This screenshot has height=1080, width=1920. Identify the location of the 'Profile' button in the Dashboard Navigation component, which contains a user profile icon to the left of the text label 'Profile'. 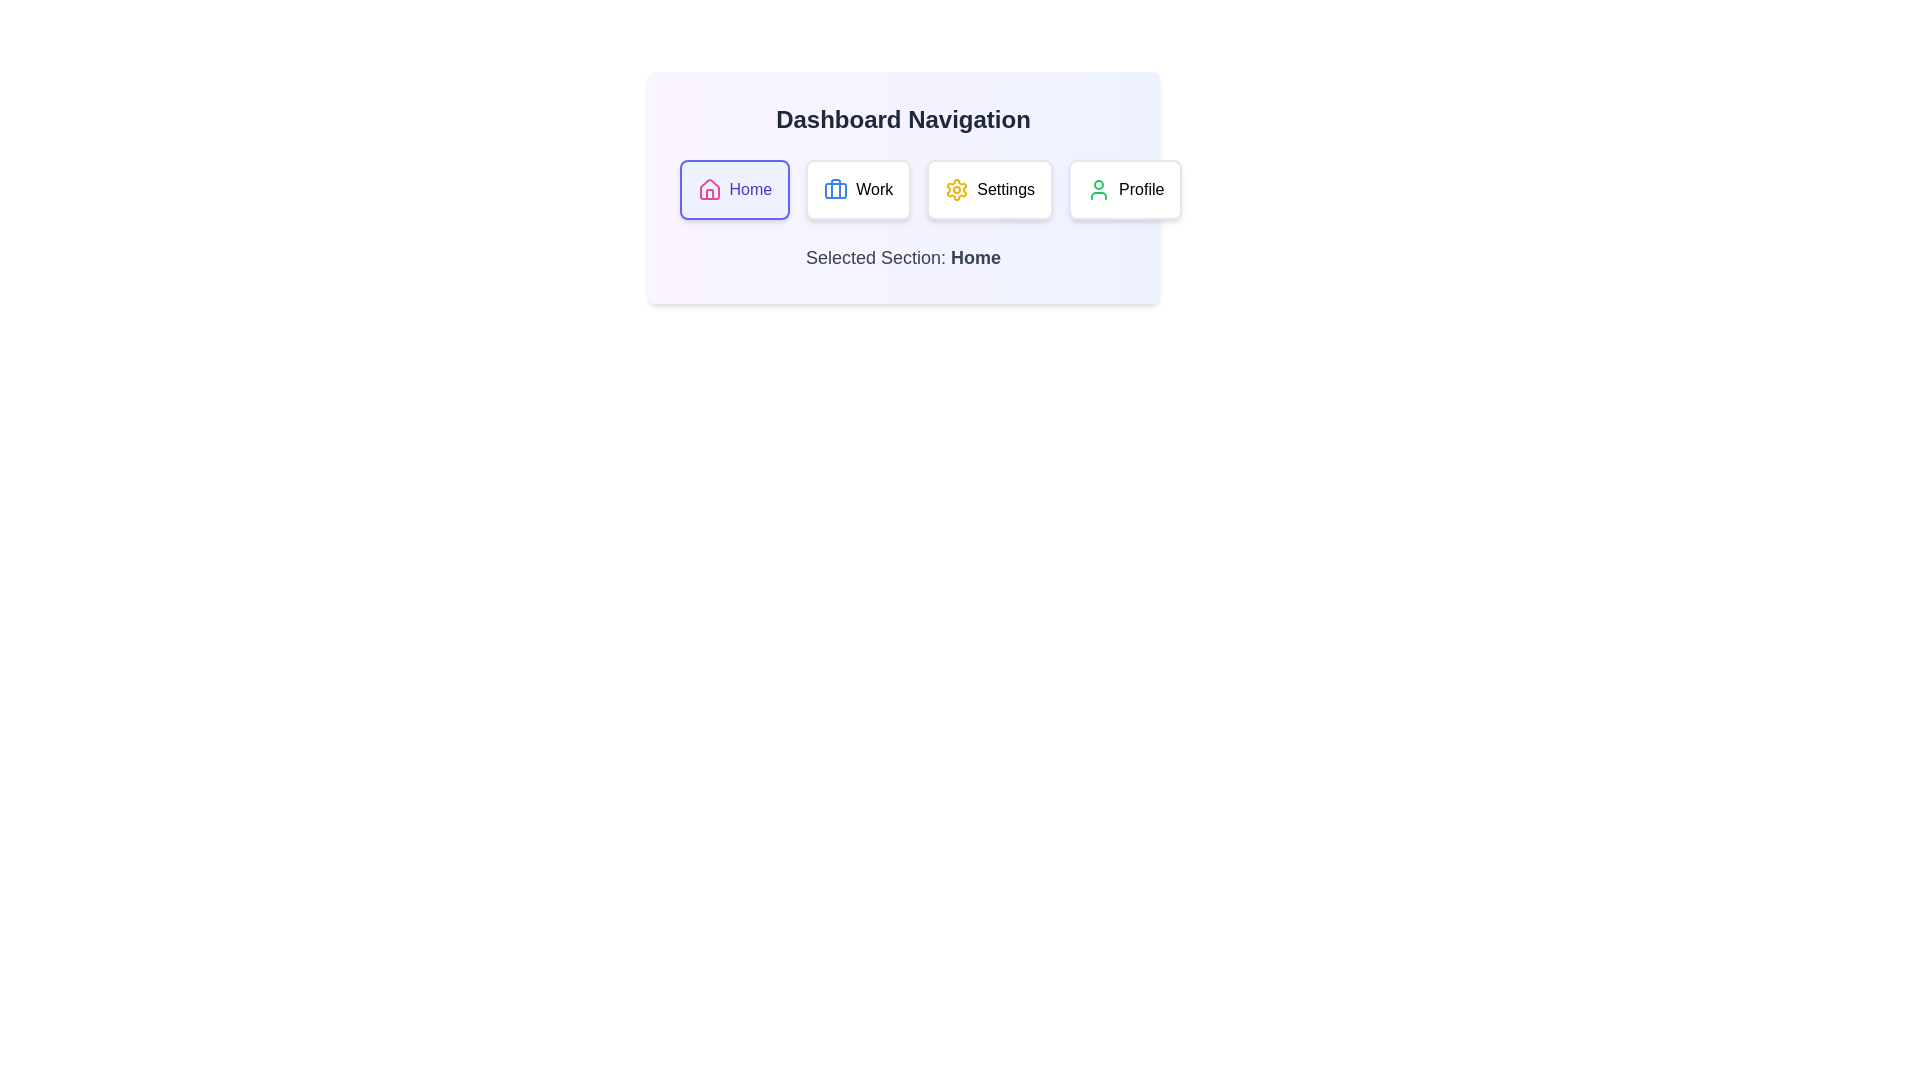
(1098, 189).